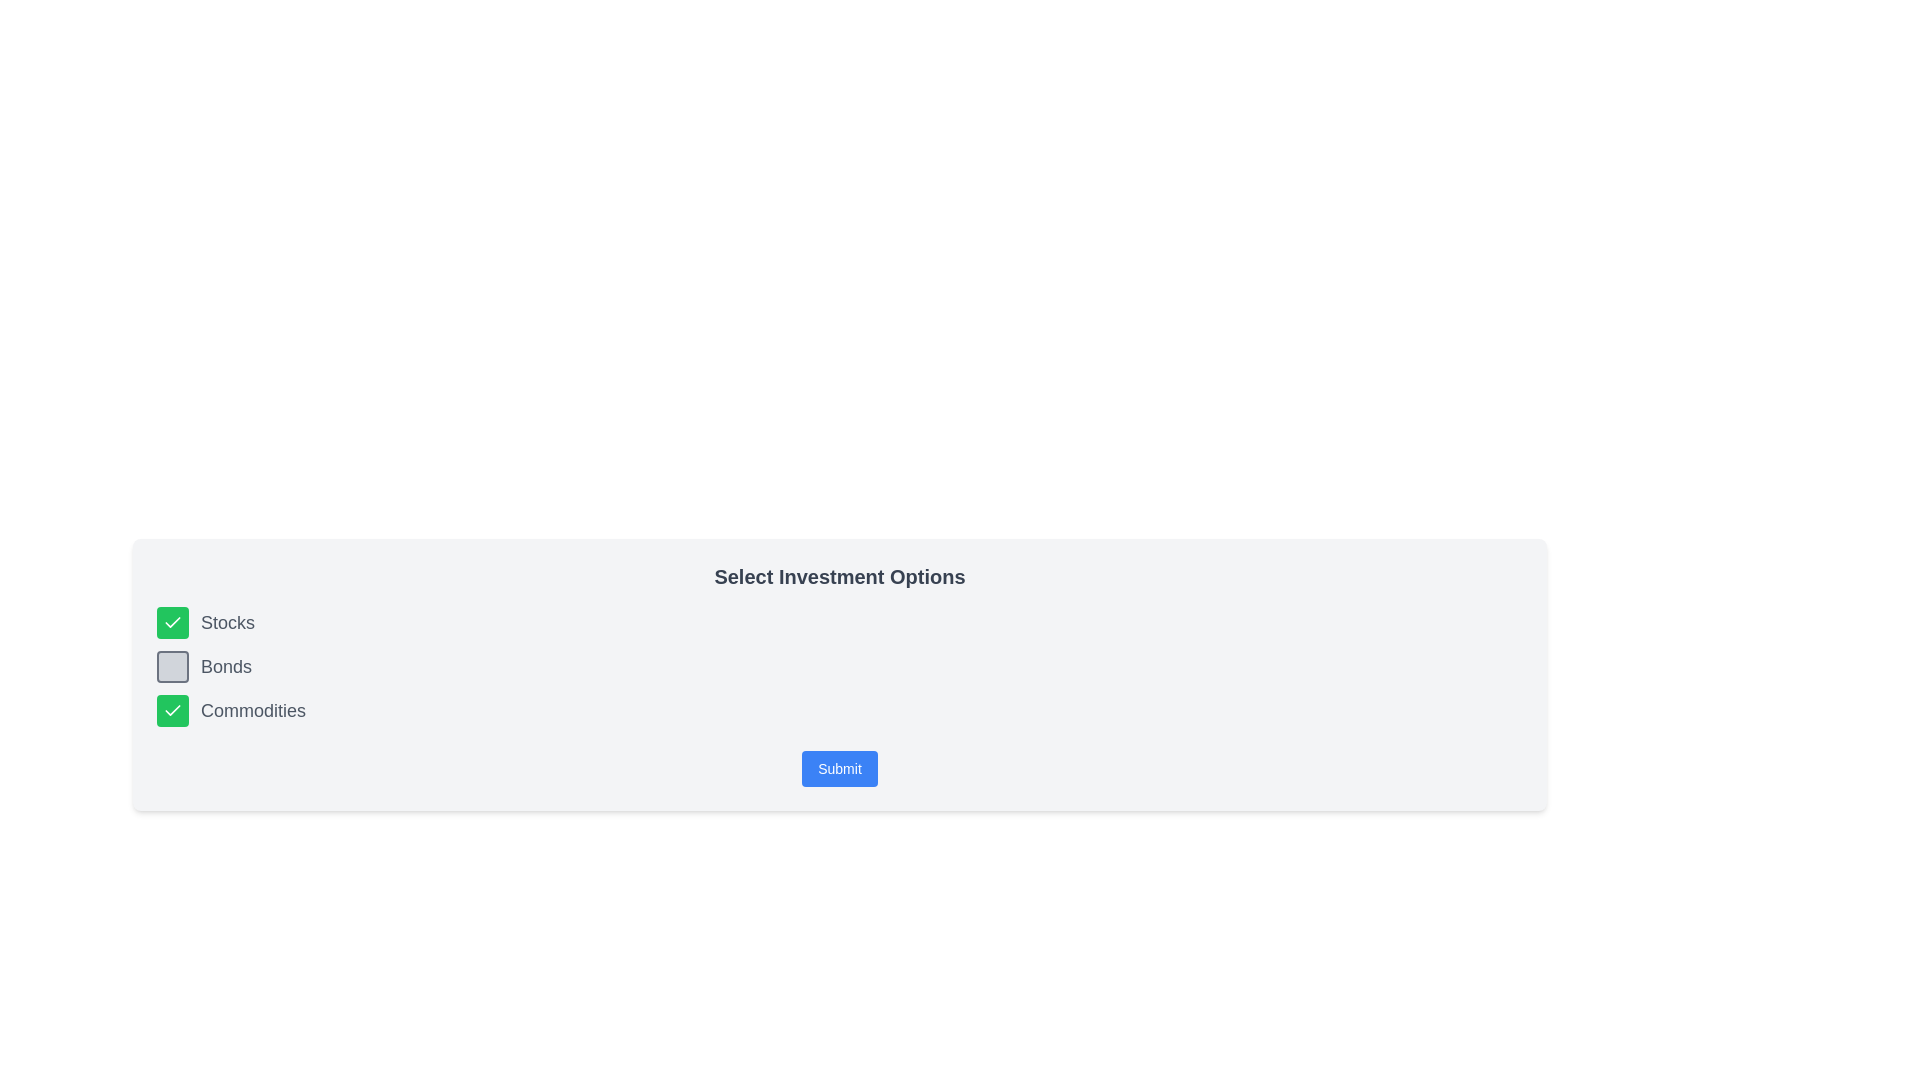  I want to click on the 'Submit' button, which has a blue background and white text, located below the heading 'Select Investment Options', so click(840, 767).